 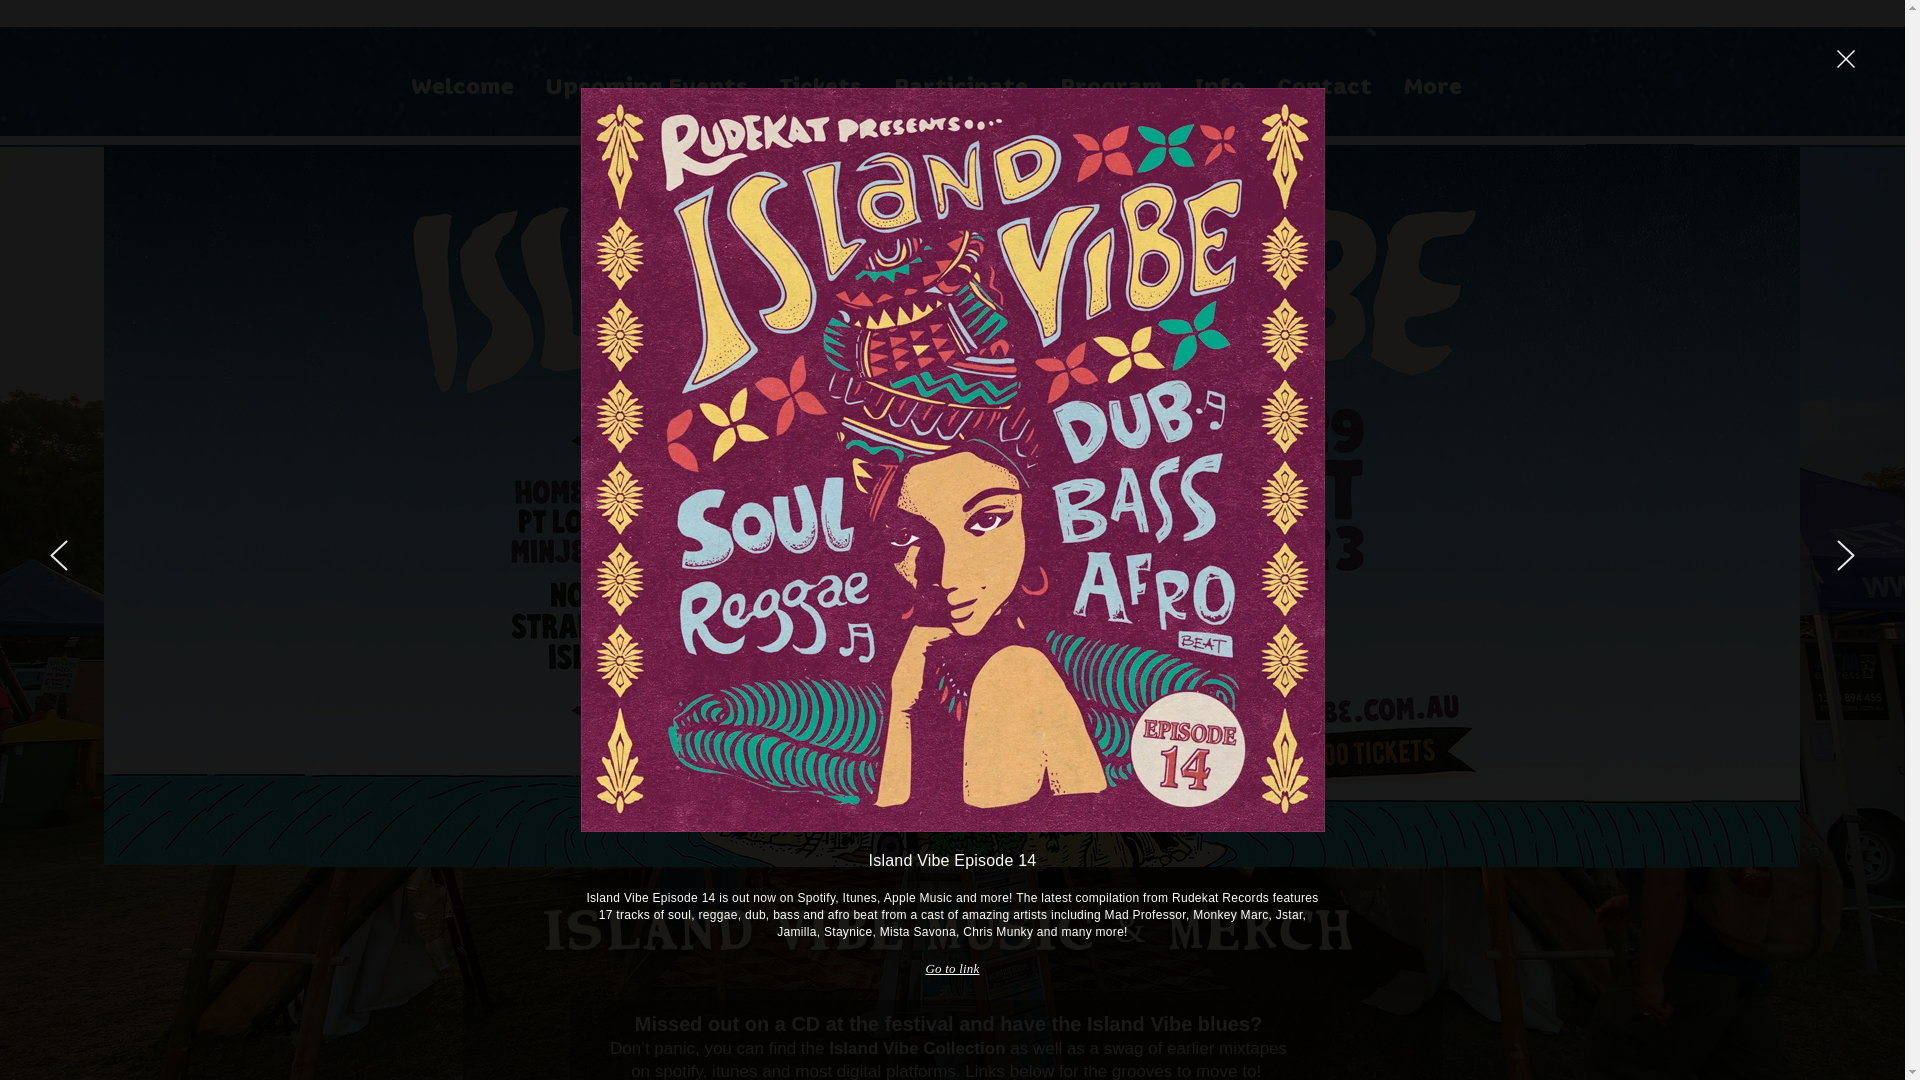 What do you see at coordinates (1323, 84) in the screenshot?
I see `'Contact'` at bounding box center [1323, 84].